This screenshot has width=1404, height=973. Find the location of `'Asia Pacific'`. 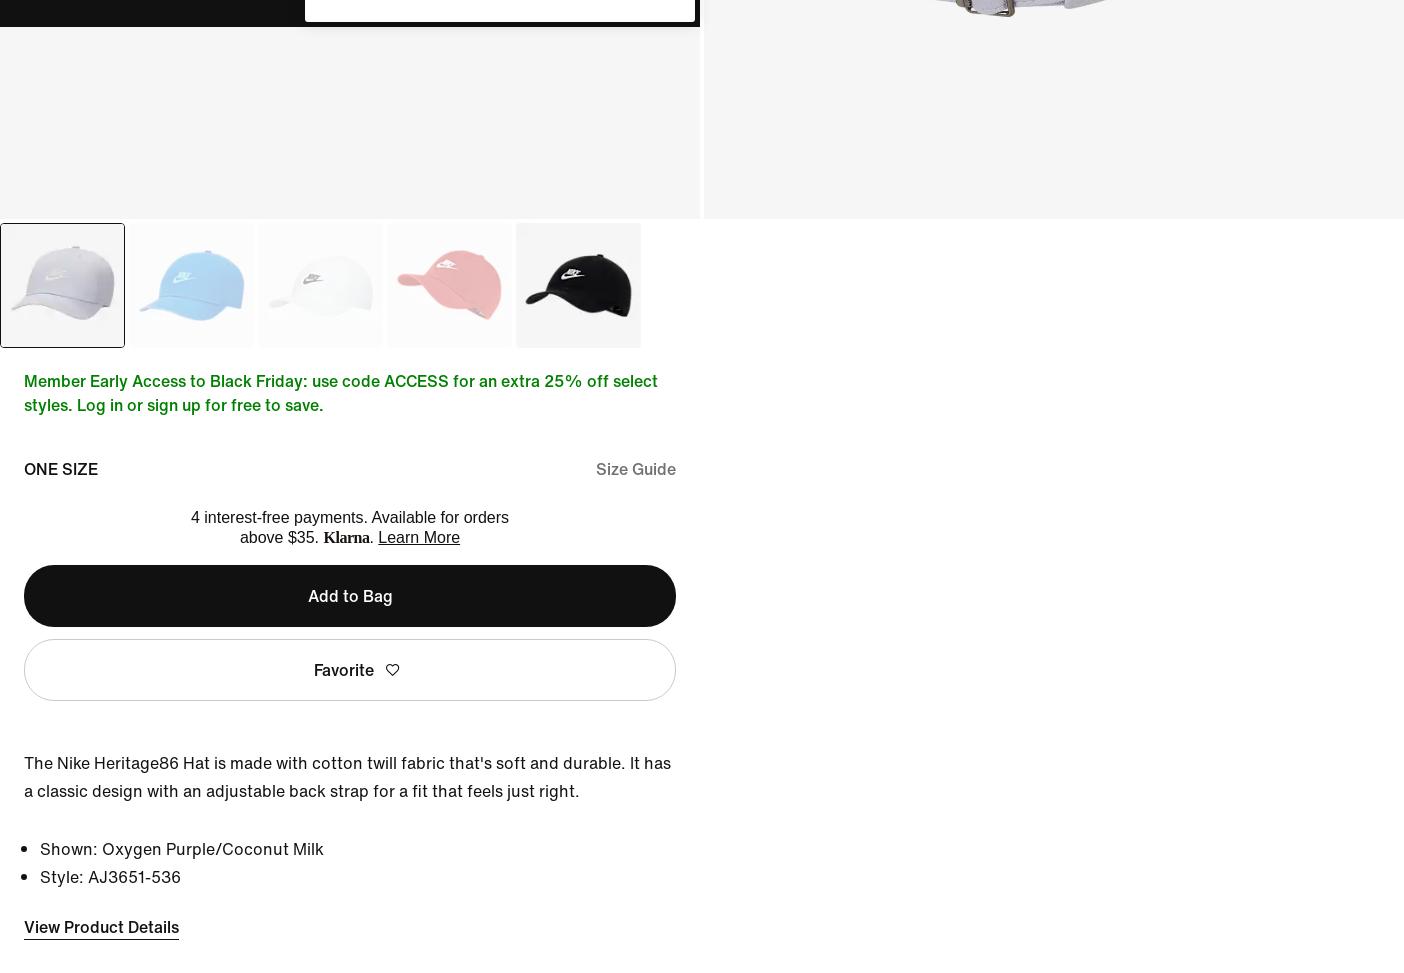

'Asia Pacific' is located at coordinates (96, 756).